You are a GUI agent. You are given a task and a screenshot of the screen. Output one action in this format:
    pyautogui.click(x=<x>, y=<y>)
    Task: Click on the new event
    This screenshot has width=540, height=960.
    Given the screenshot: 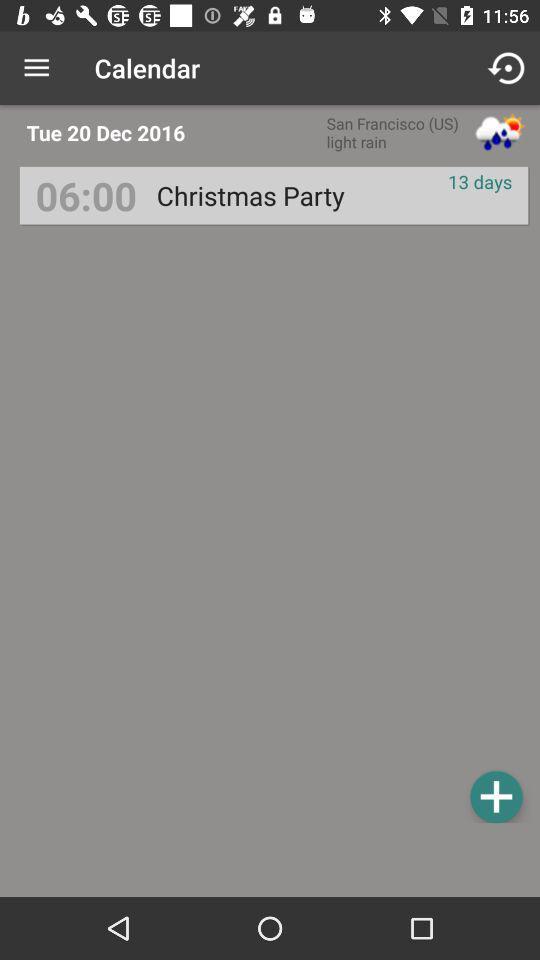 What is the action you would take?
    pyautogui.click(x=495, y=796)
    